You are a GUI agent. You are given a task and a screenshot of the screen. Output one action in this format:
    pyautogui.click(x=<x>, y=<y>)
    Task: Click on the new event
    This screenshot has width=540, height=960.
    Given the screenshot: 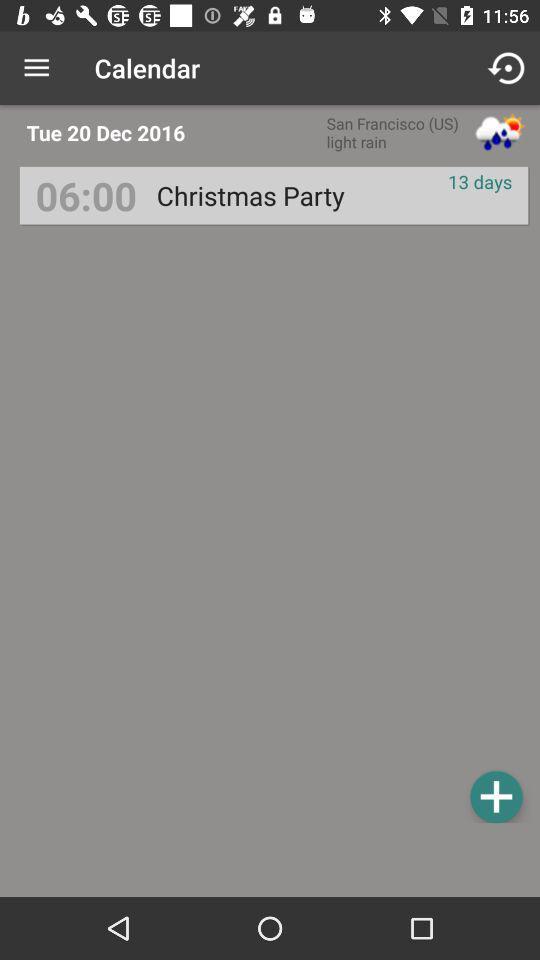 What is the action you would take?
    pyautogui.click(x=495, y=796)
    